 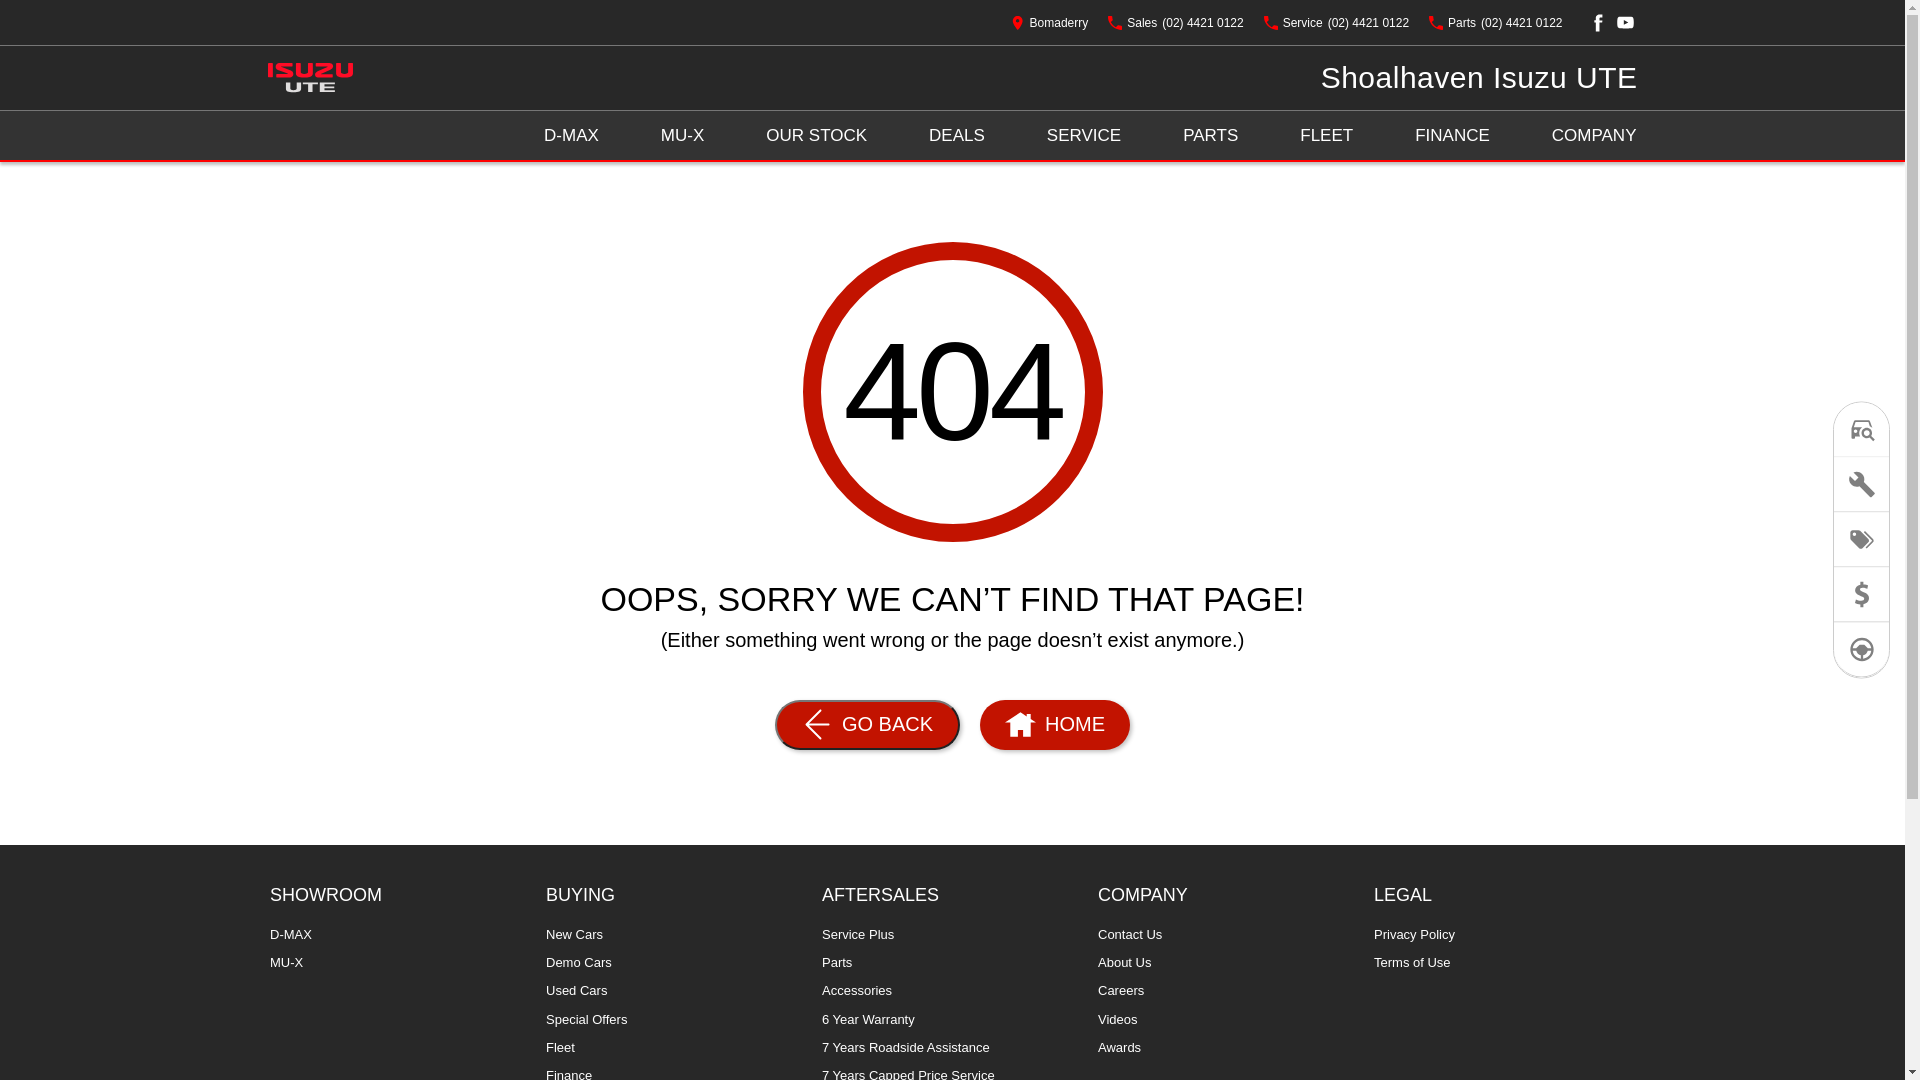 I want to click on 'Service Plus', so click(x=858, y=940).